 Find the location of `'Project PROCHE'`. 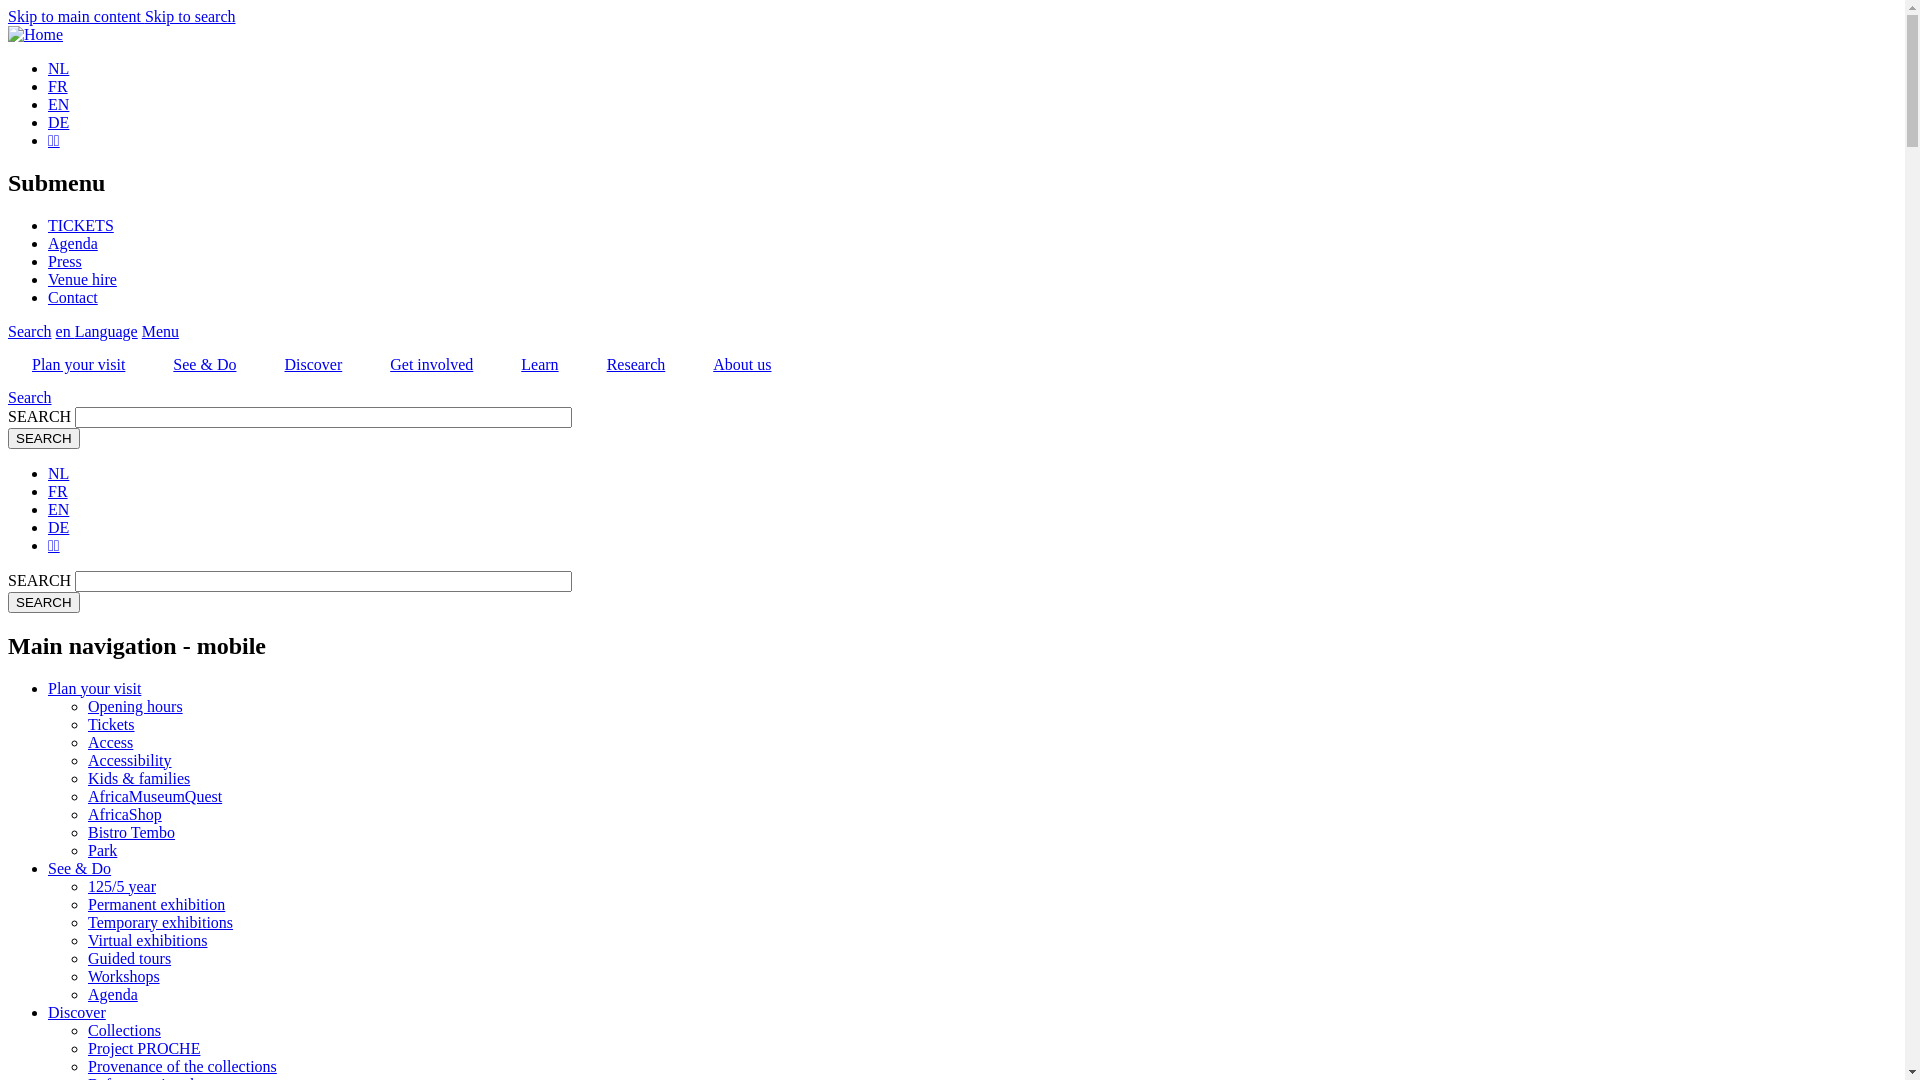

'Project PROCHE' is located at coordinates (86, 1047).